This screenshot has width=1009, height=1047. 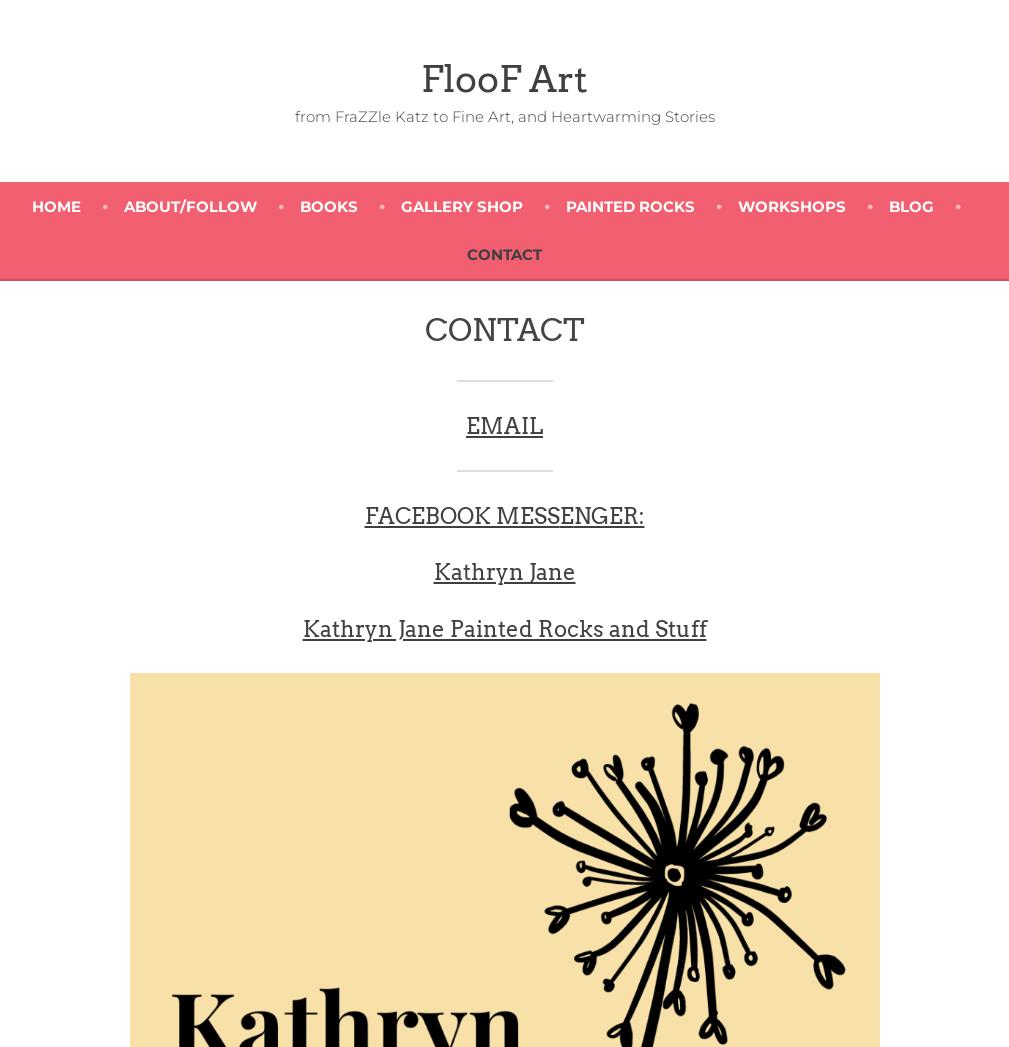 I want to click on 'from FraZZle Katz to Fine Art, and Heartwarming Stories', so click(x=502, y=114).